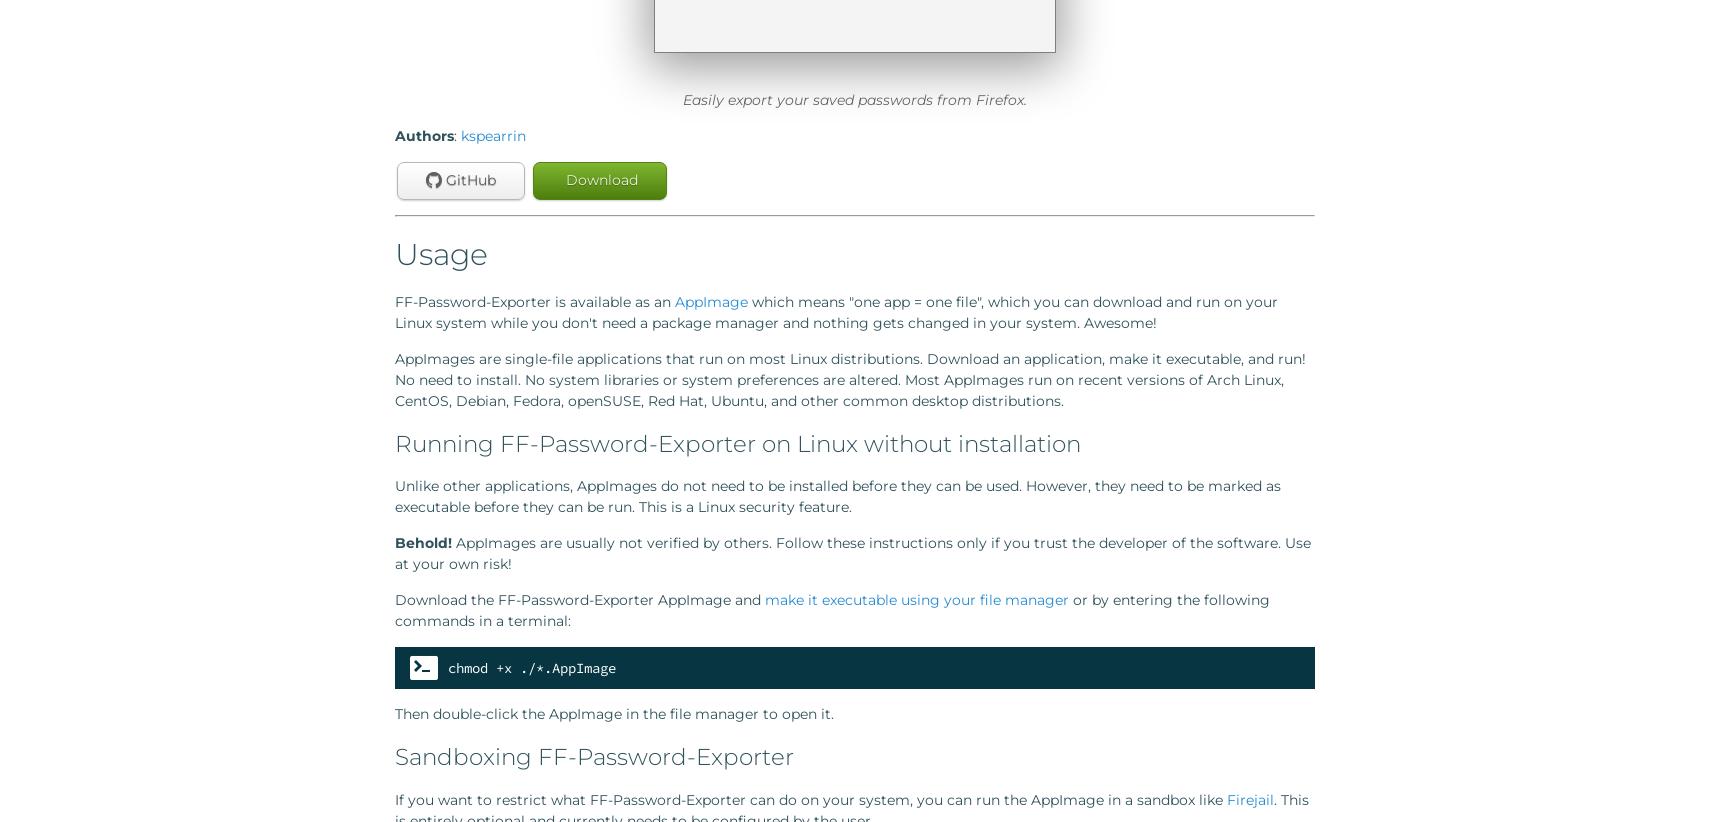 The image size is (1710, 822). What do you see at coordinates (594, 755) in the screenshot?
I see `'Sandboxing FF-Password-Exporter'` at bounding box center [594, 755].